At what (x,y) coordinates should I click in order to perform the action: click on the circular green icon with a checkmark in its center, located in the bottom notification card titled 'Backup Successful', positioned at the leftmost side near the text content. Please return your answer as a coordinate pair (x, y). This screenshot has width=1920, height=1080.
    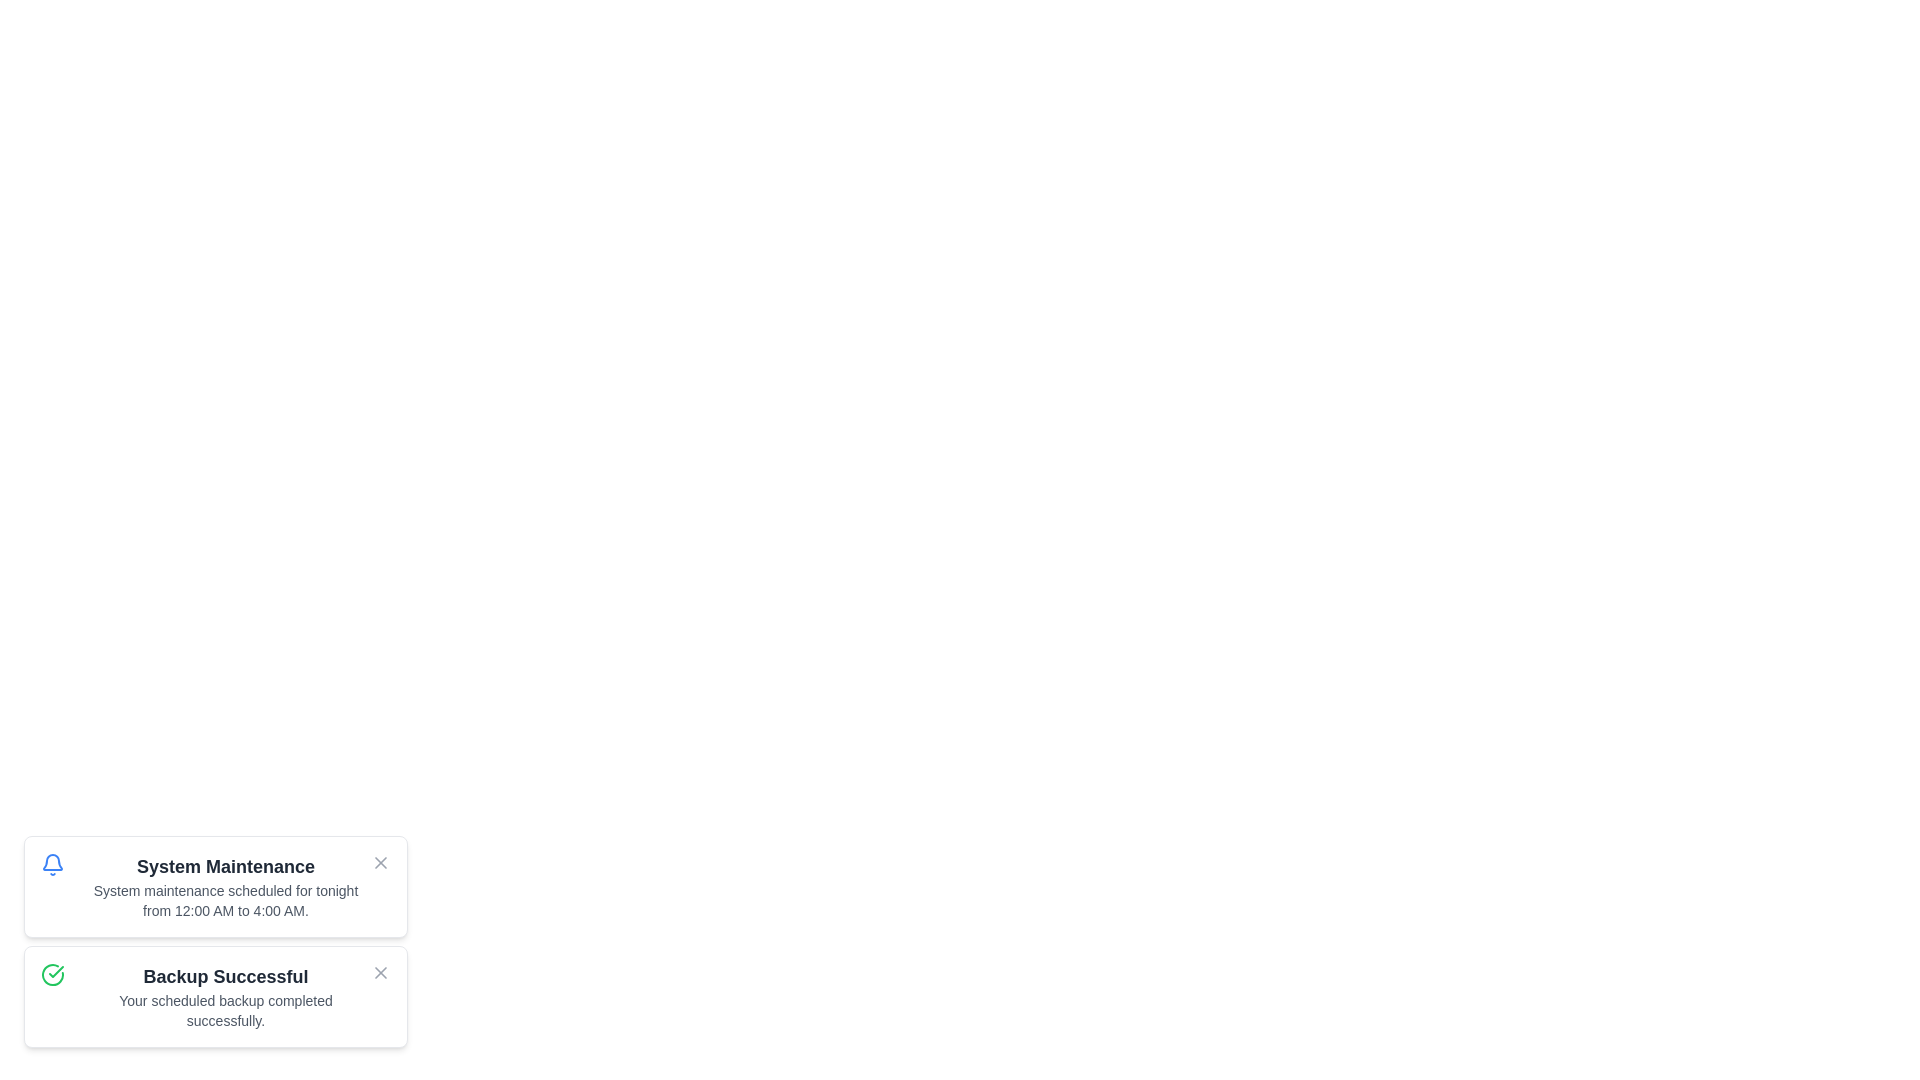
    Looking at the image, I should click on (52, 974).